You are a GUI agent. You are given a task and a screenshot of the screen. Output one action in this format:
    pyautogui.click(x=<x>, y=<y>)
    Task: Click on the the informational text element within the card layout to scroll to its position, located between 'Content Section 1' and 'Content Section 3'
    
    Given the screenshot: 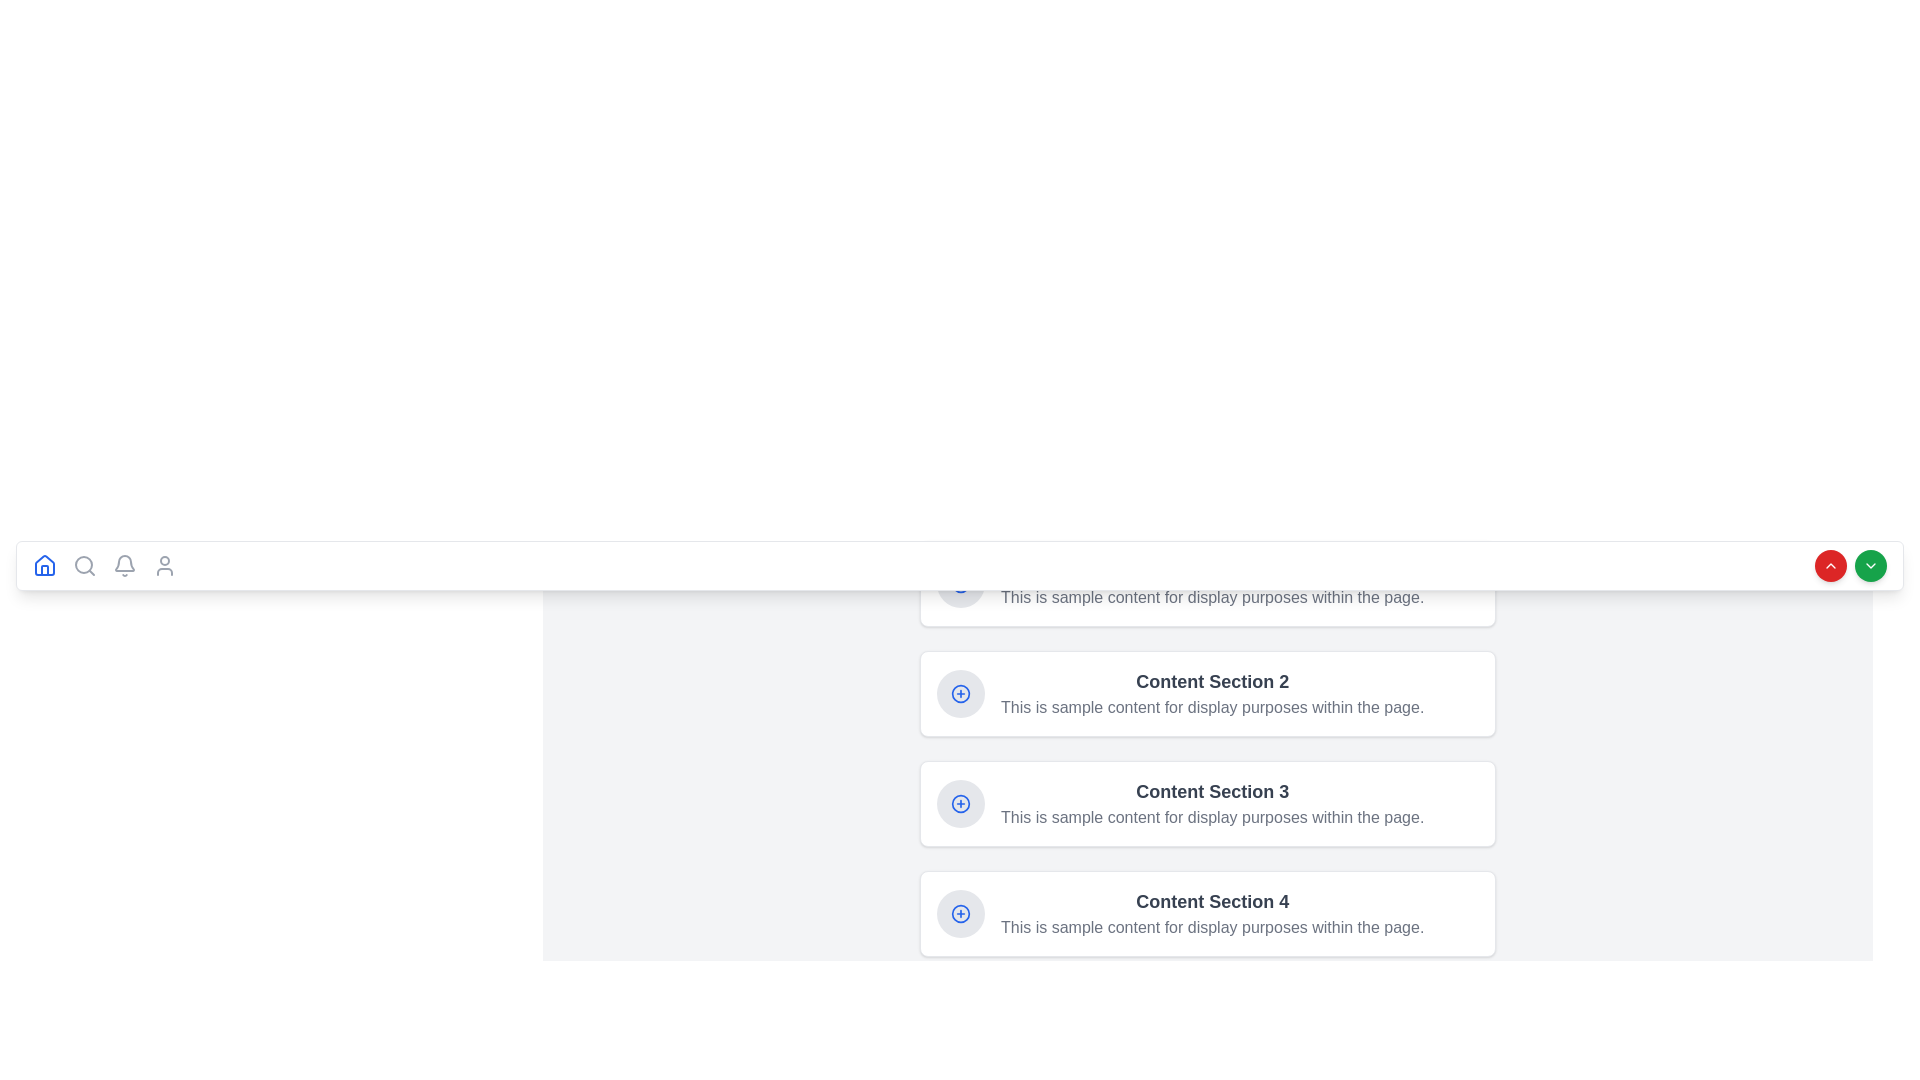 What is the action you would take?
    pyautogui.click(x=1211, y=693)
    